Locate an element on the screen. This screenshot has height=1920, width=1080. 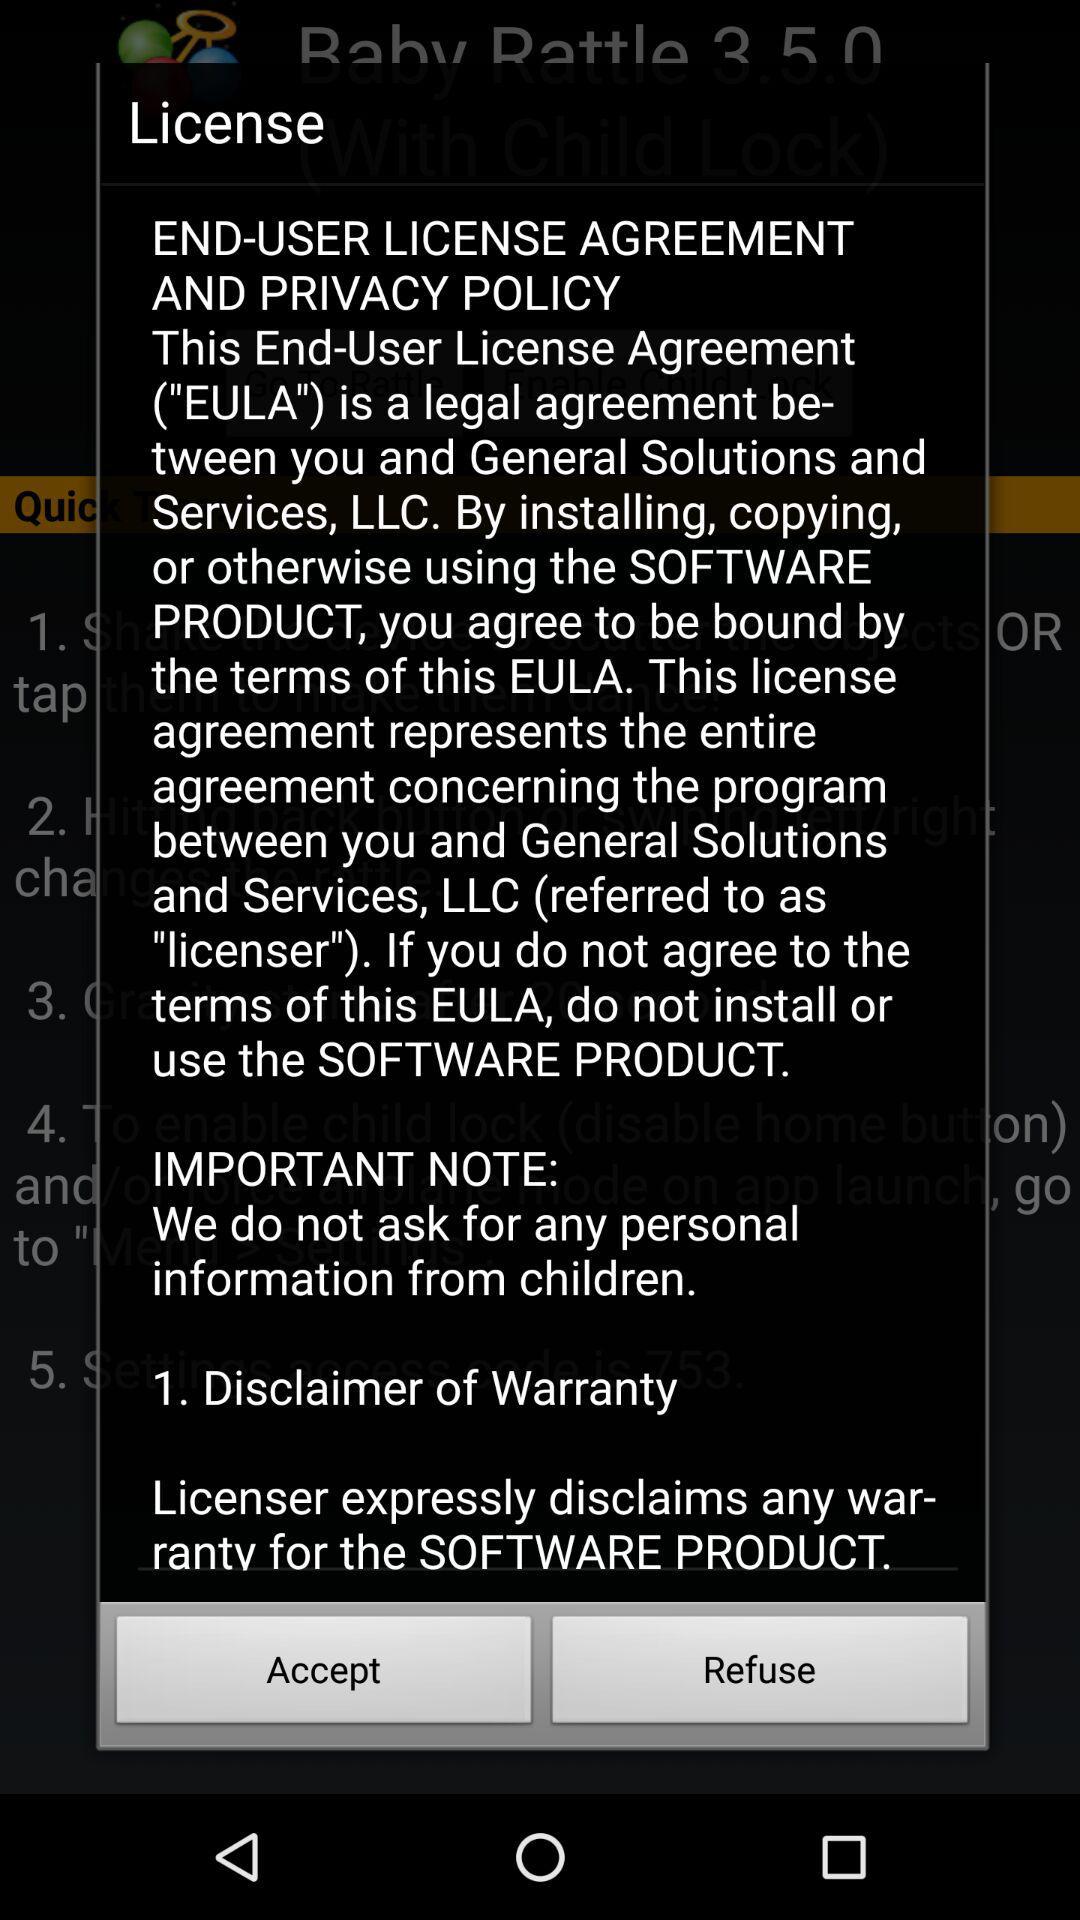
the refuse item is located at coordinates (760, 1675).